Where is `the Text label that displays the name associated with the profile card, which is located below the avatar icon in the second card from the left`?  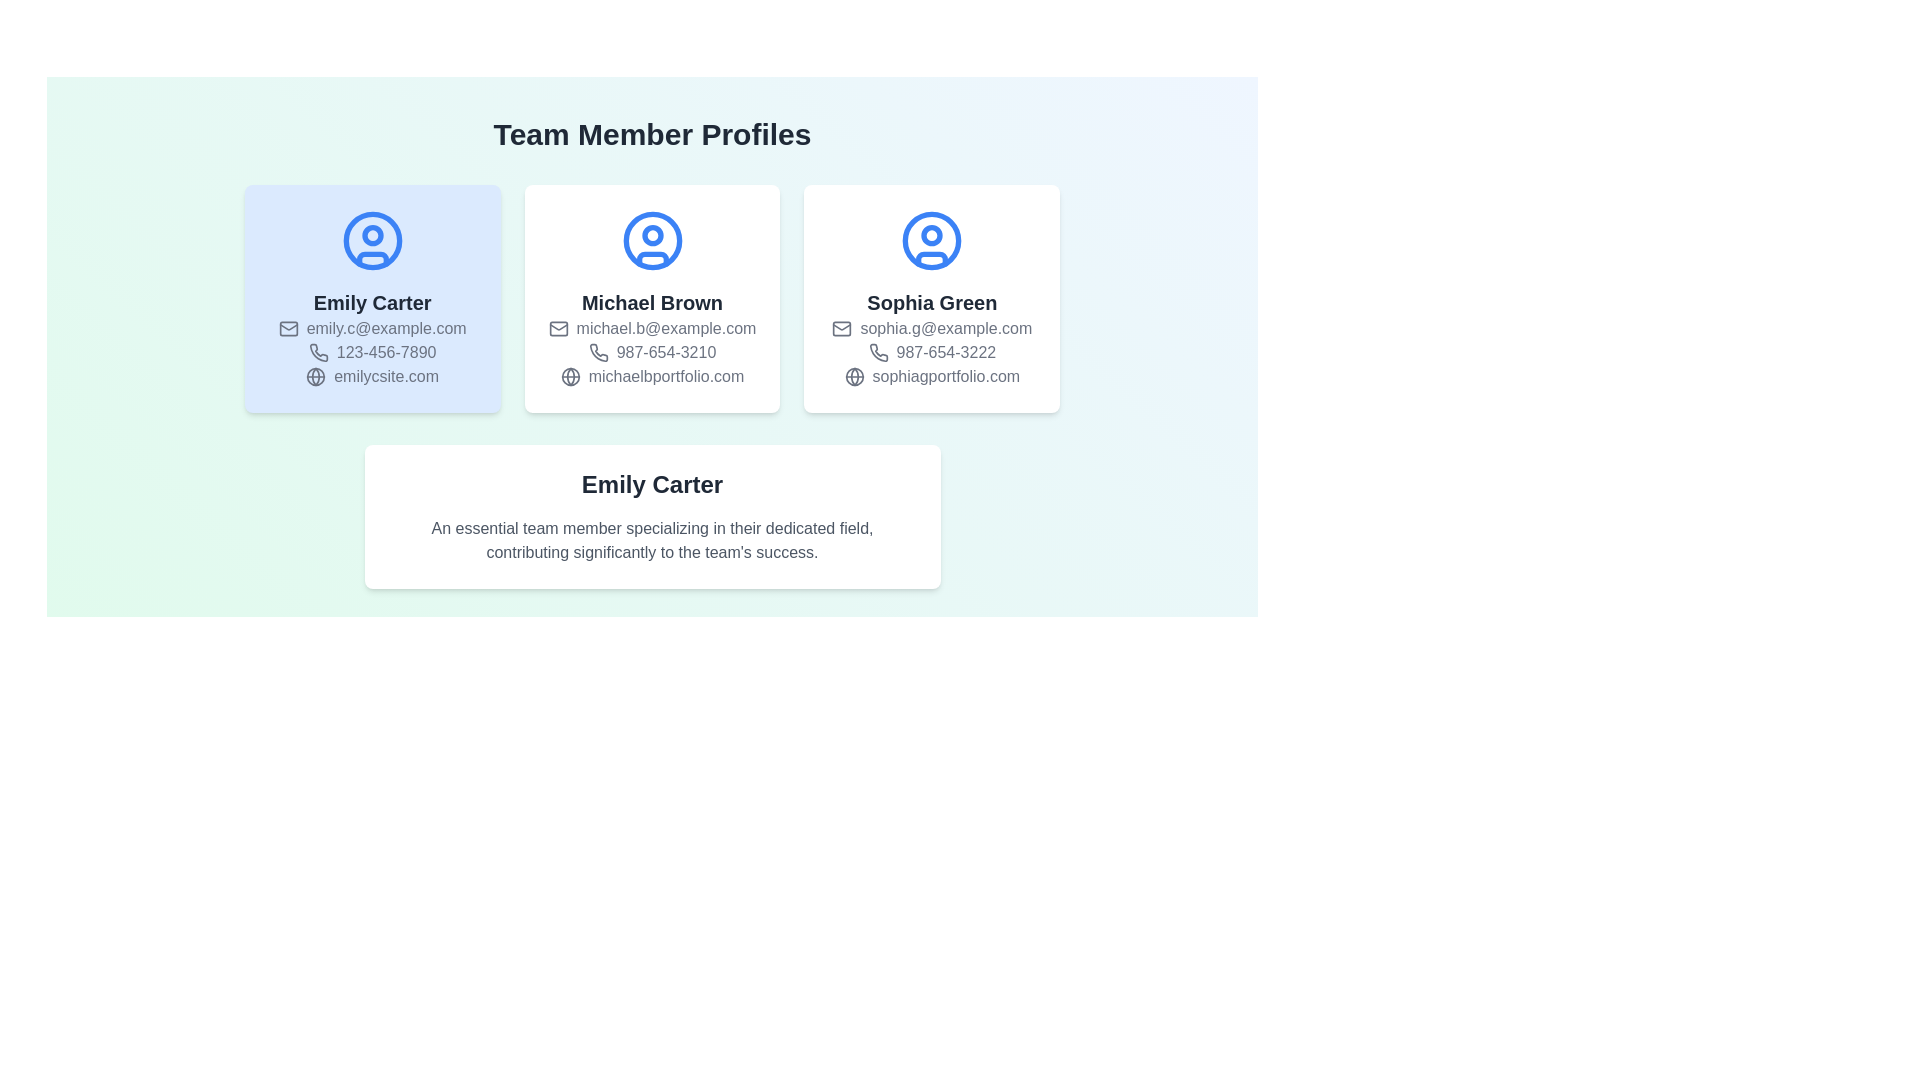 the Text label that displays the name associated with the profile card, which is located below the avatar icon in the second card from the left is located at coordinates (652, 303).